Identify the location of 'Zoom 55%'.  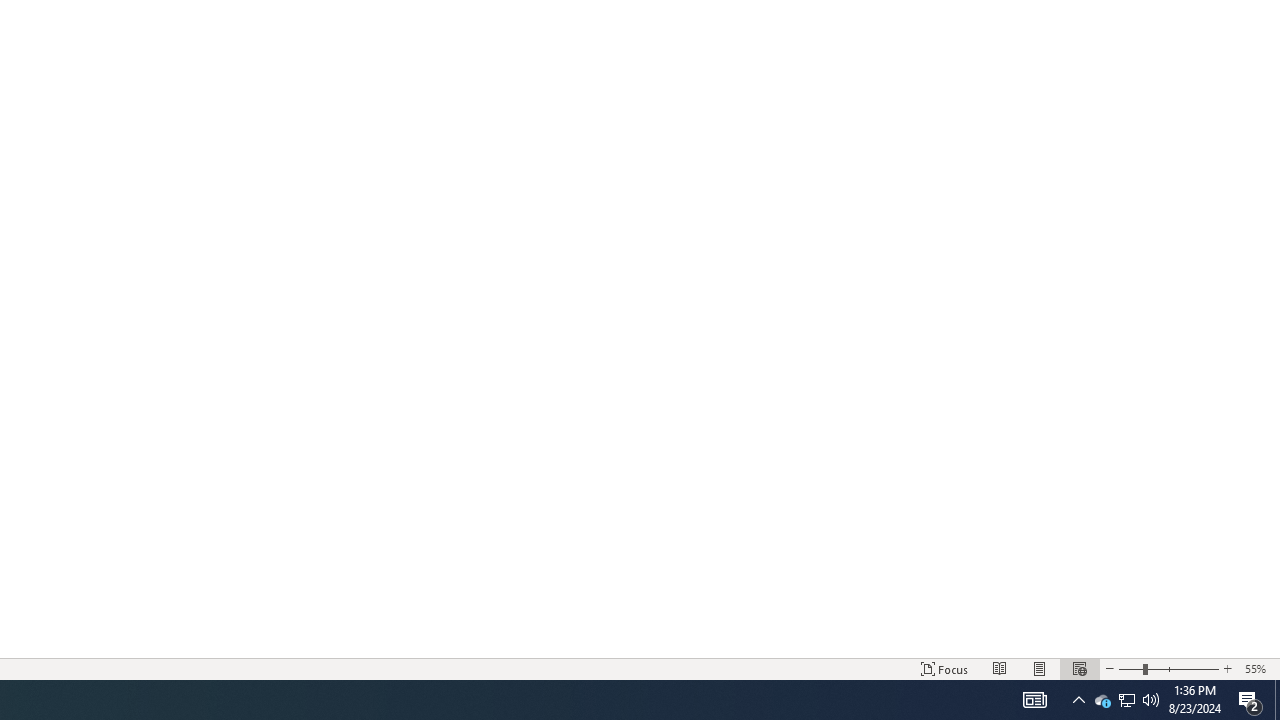
(1257, 669).